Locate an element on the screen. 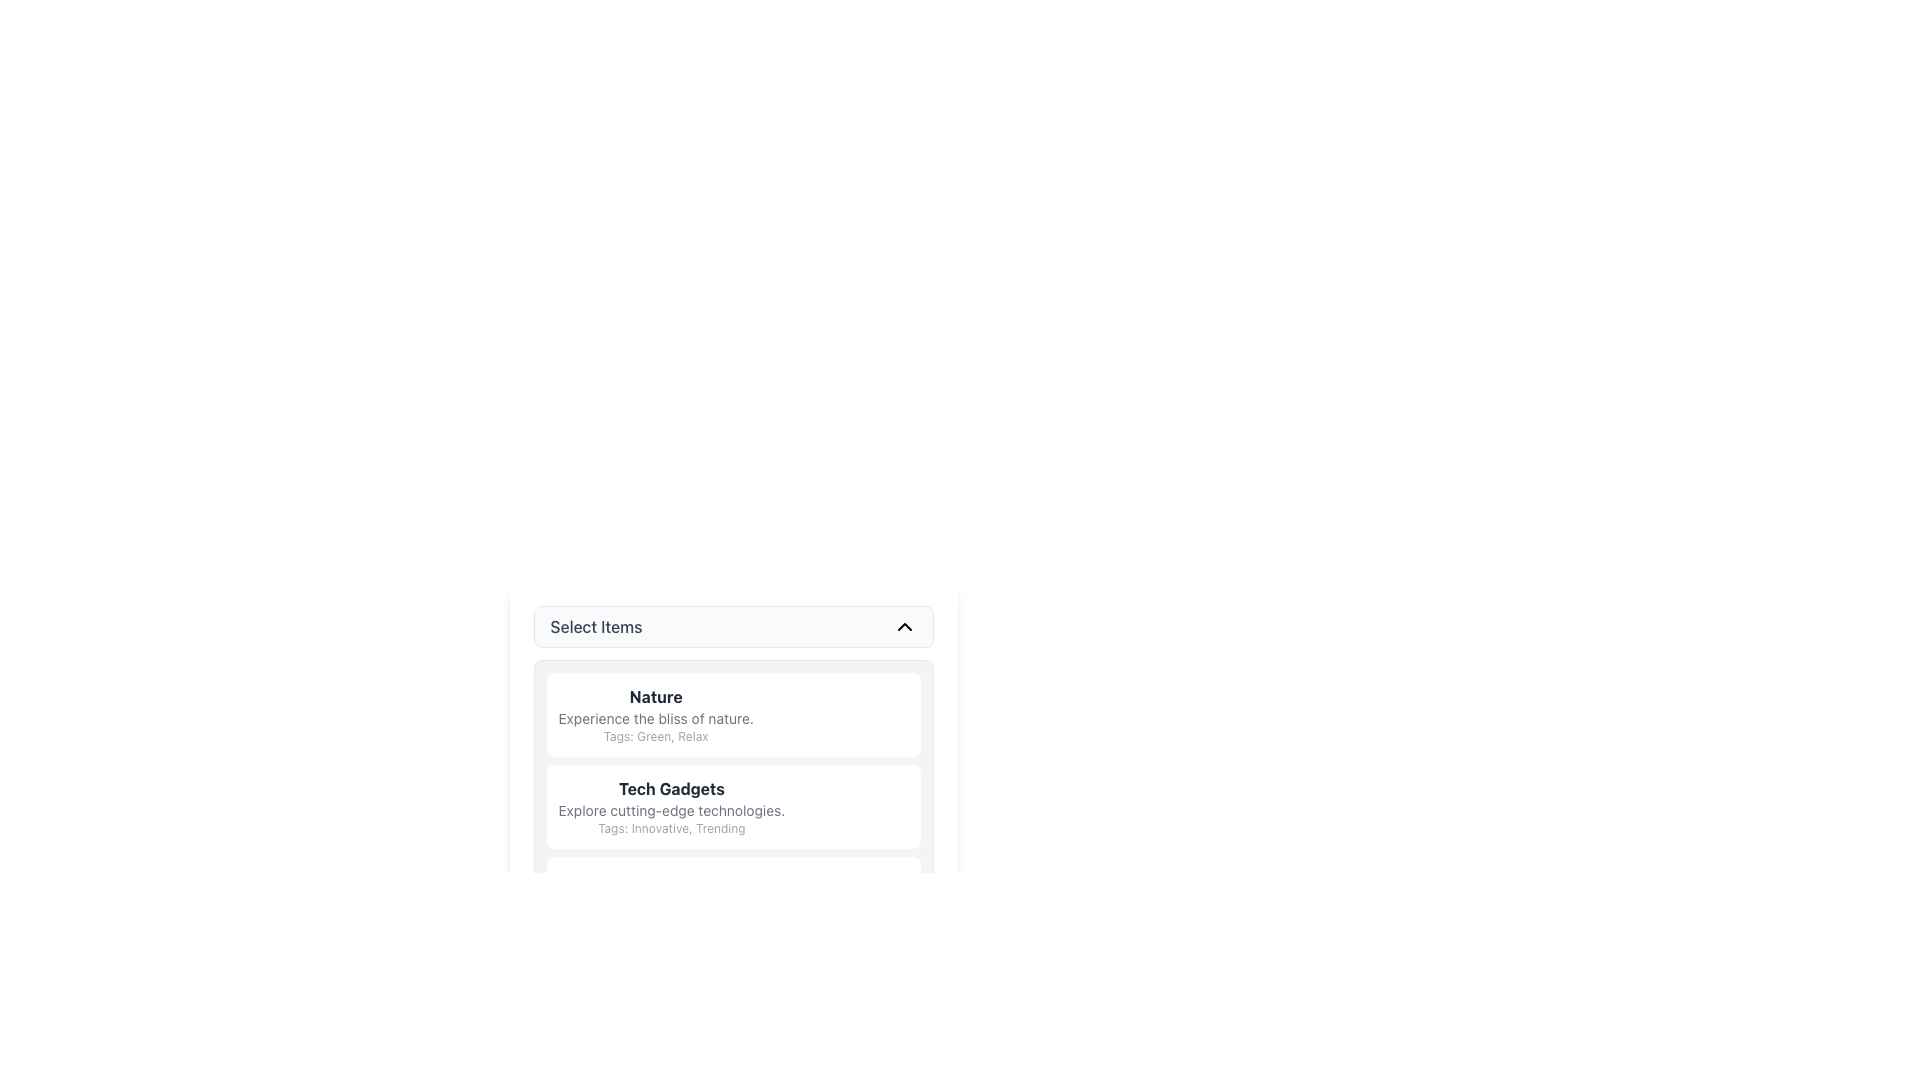 The height and width of the screenshot is (1080, 1920). the informational text label located at the bottom of the 'Nature' section, which provides descriptive tags or keywords associated with this section is located at coordinates (656, 736).